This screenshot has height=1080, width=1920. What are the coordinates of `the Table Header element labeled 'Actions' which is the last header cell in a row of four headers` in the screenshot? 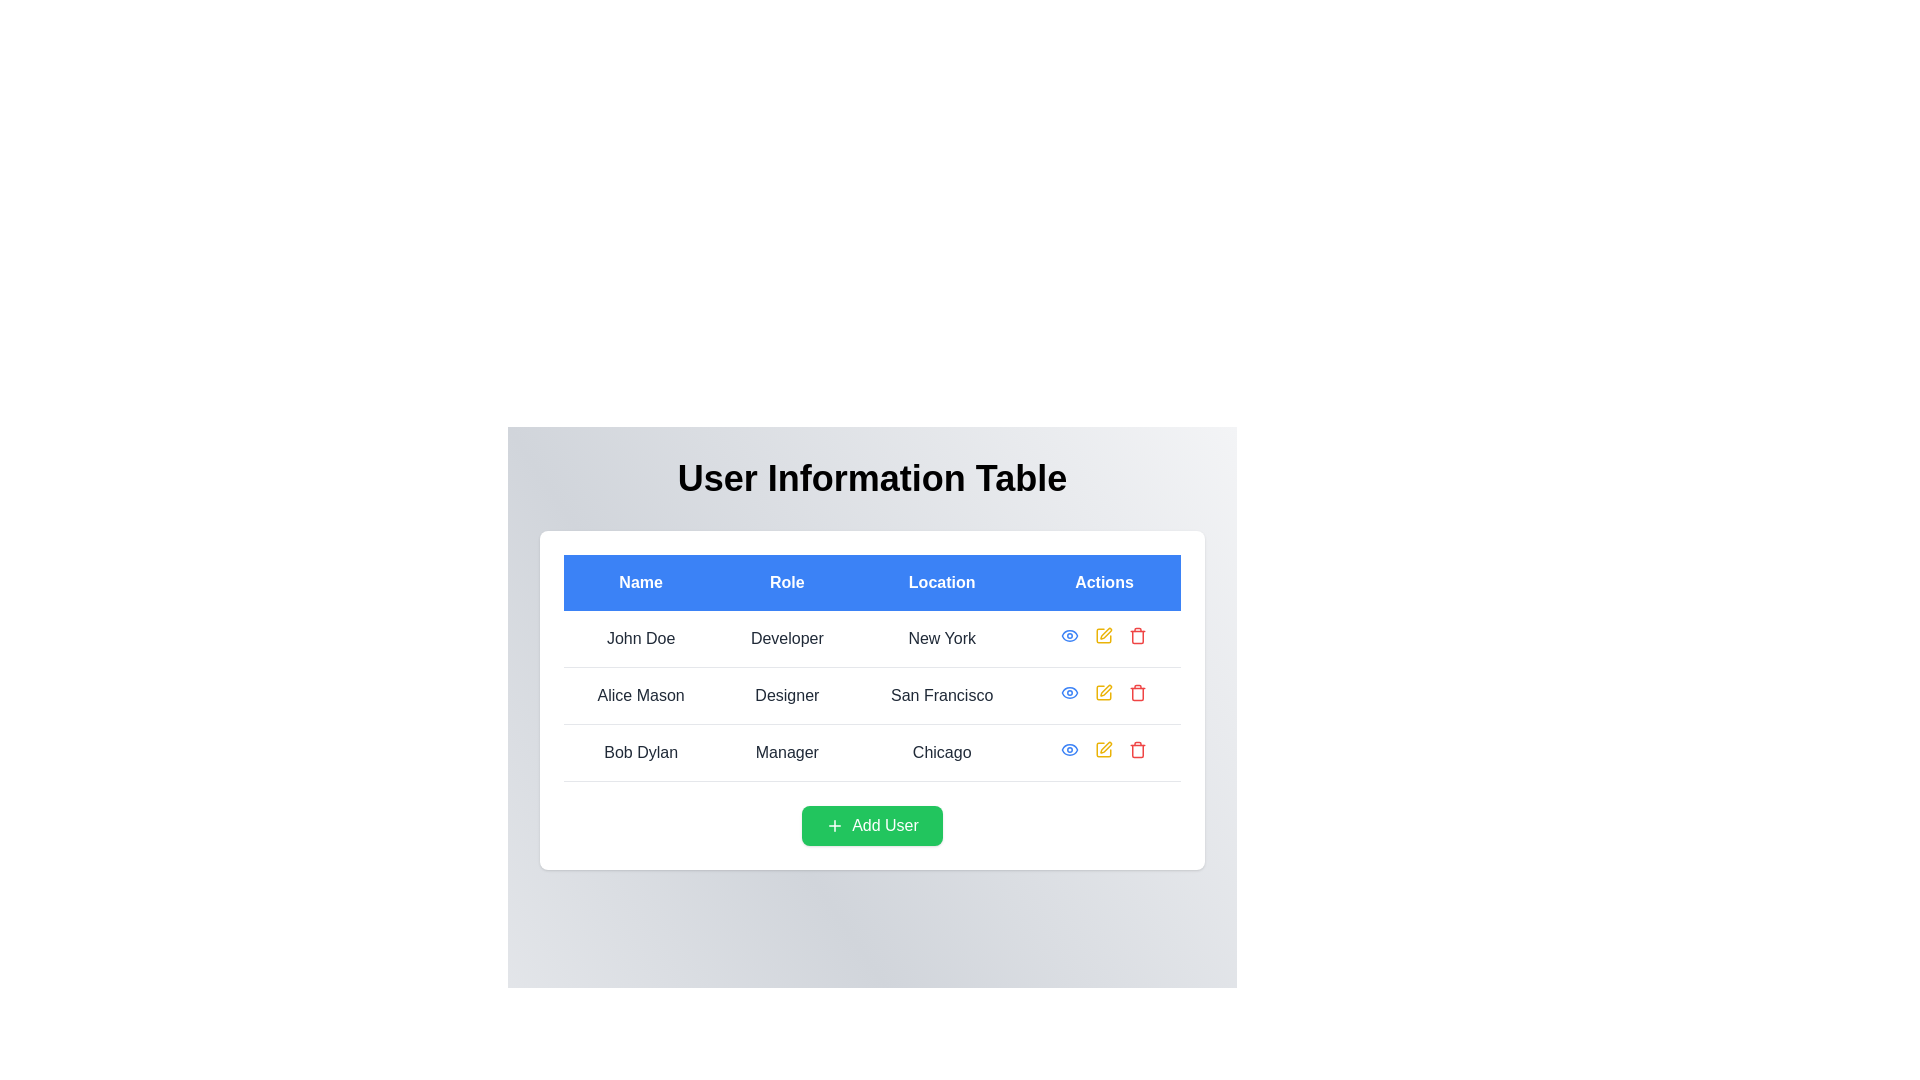 It's located at (1103, 582).